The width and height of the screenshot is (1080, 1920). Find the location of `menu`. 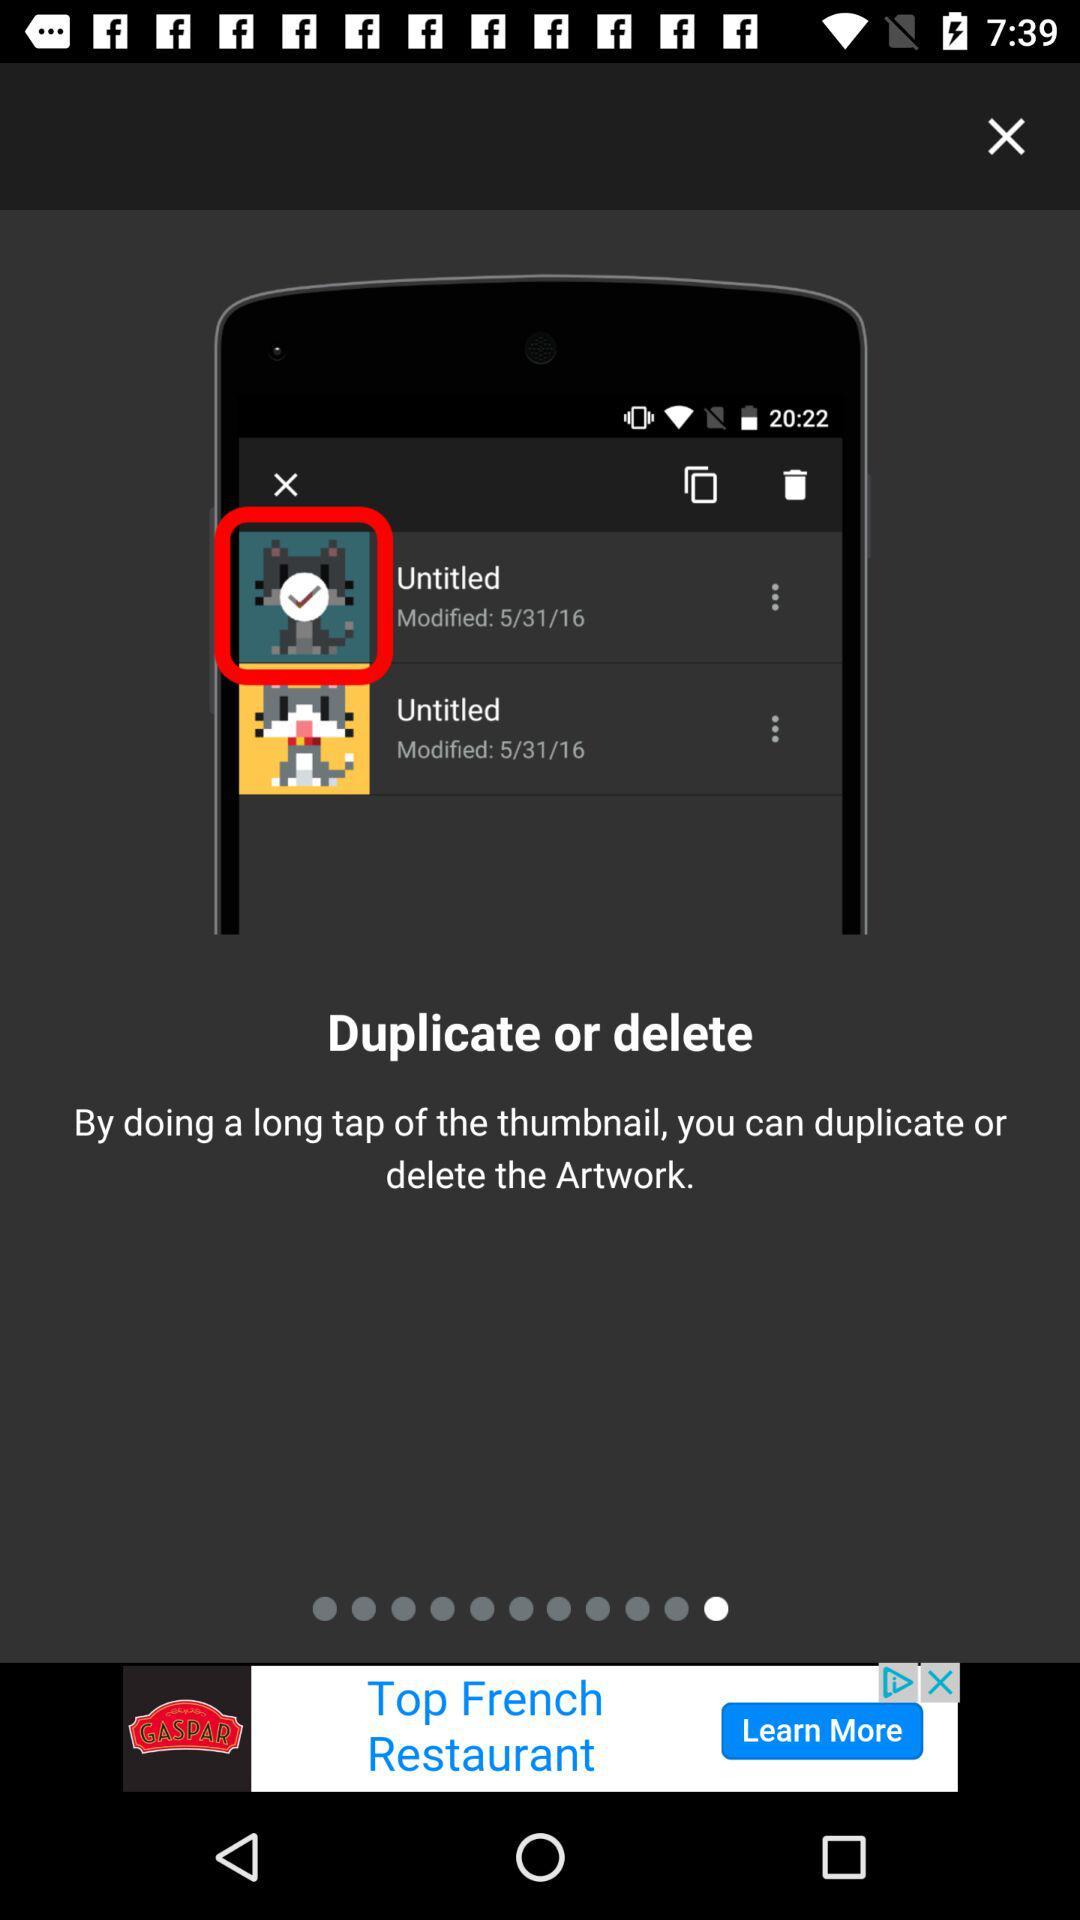

menu is located at coordinates (1006, 135).